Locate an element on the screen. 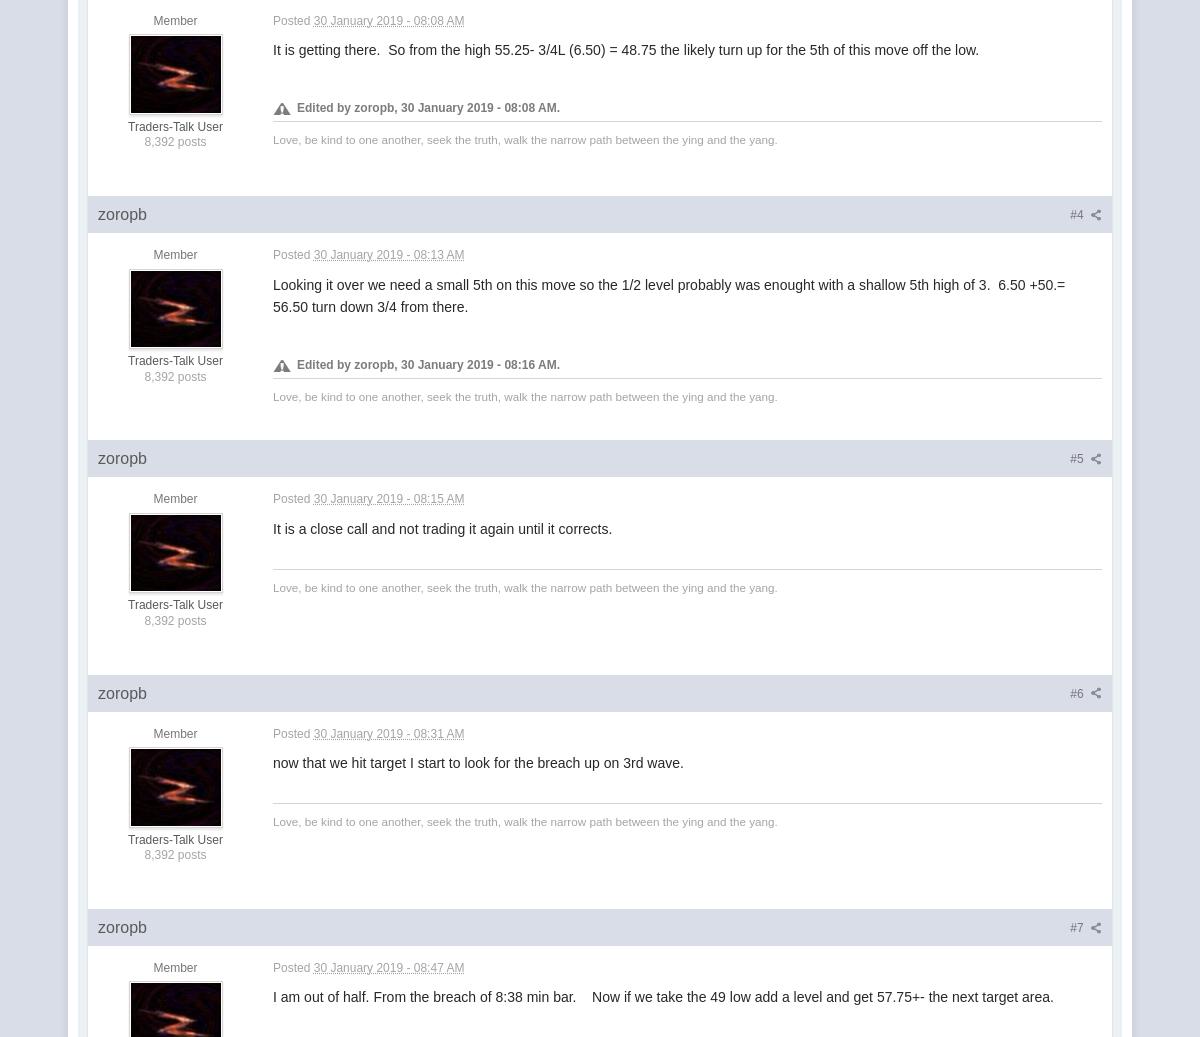 The height and width of the screenshot is (1037, 1200). '30 January 2019 - 08:13 AM' is located at coordinates (312, 252).